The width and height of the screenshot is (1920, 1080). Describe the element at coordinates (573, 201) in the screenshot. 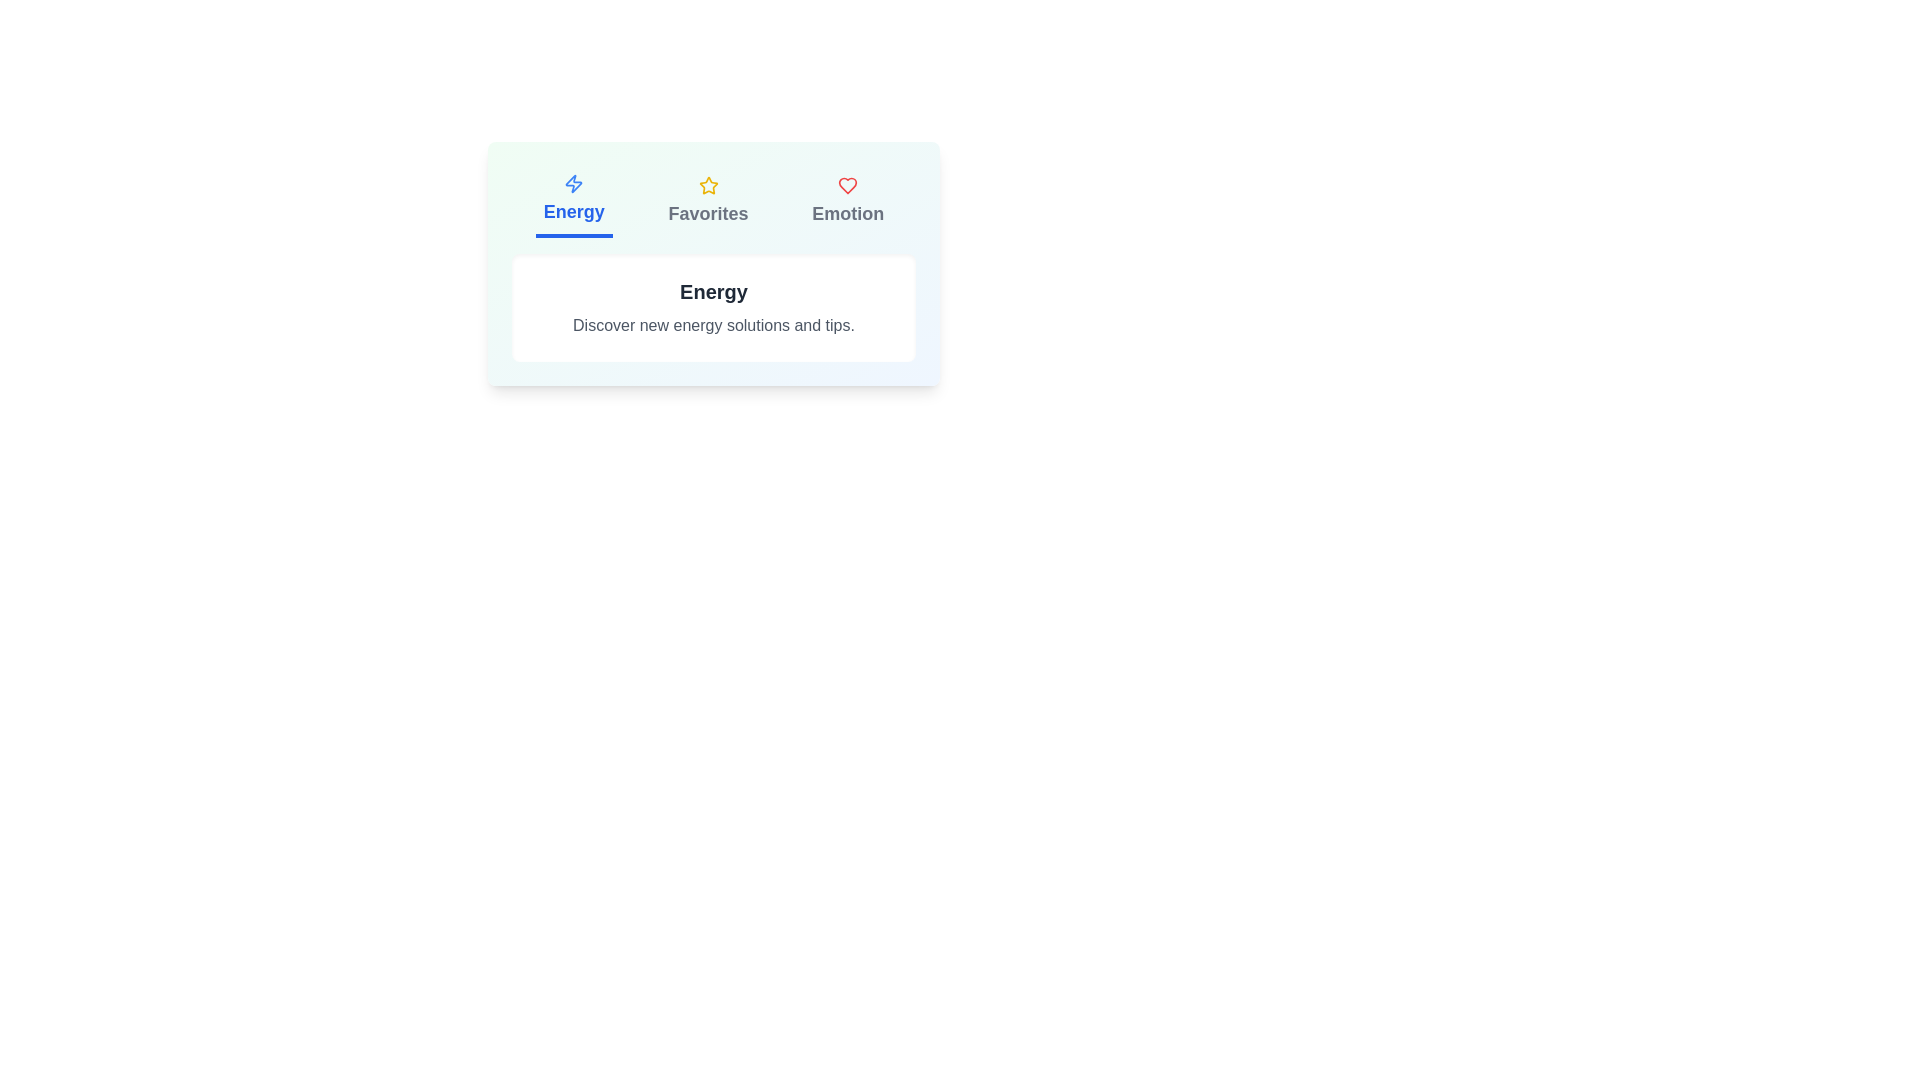

I see `the Energy tab by clicking on it` at that location.